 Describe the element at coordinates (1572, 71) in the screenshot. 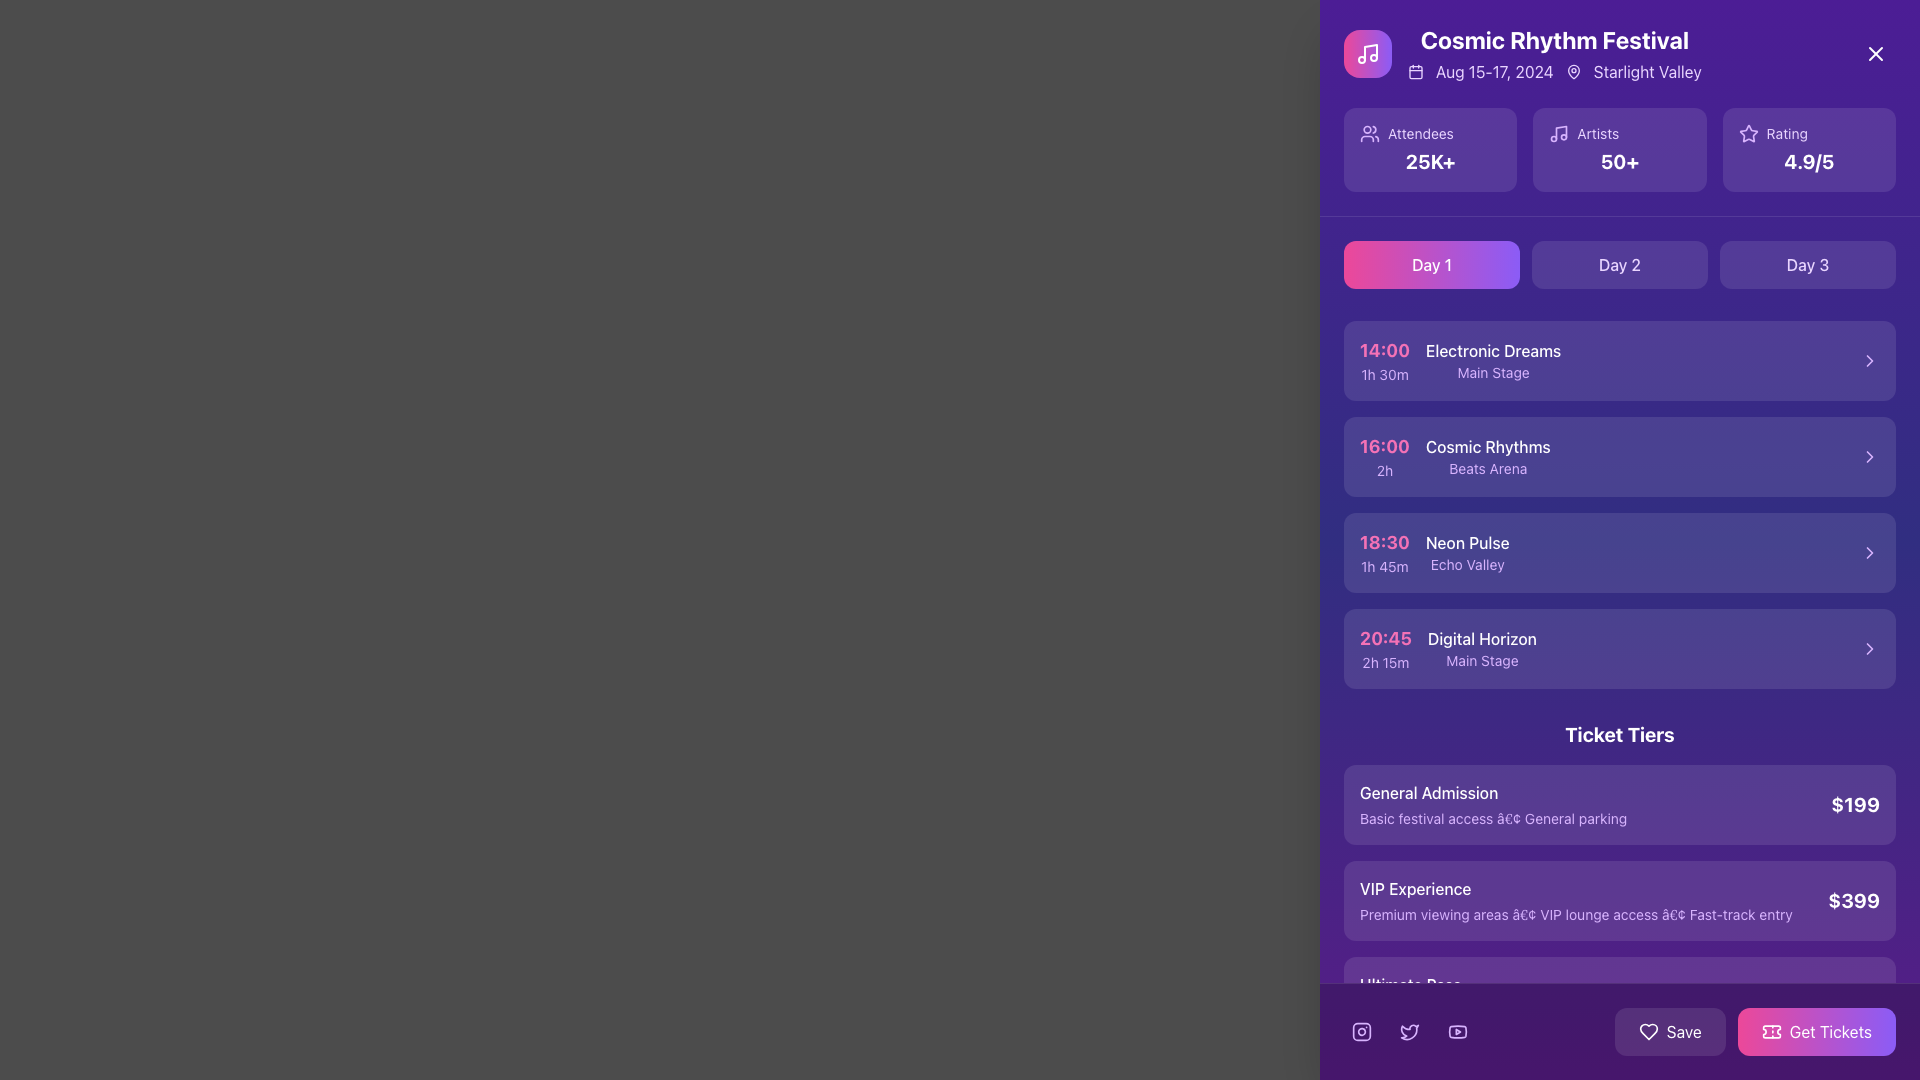

I see `the geographical location icon in the header section of the interface, positioned to the right of the event dates and below the event title` at that location.